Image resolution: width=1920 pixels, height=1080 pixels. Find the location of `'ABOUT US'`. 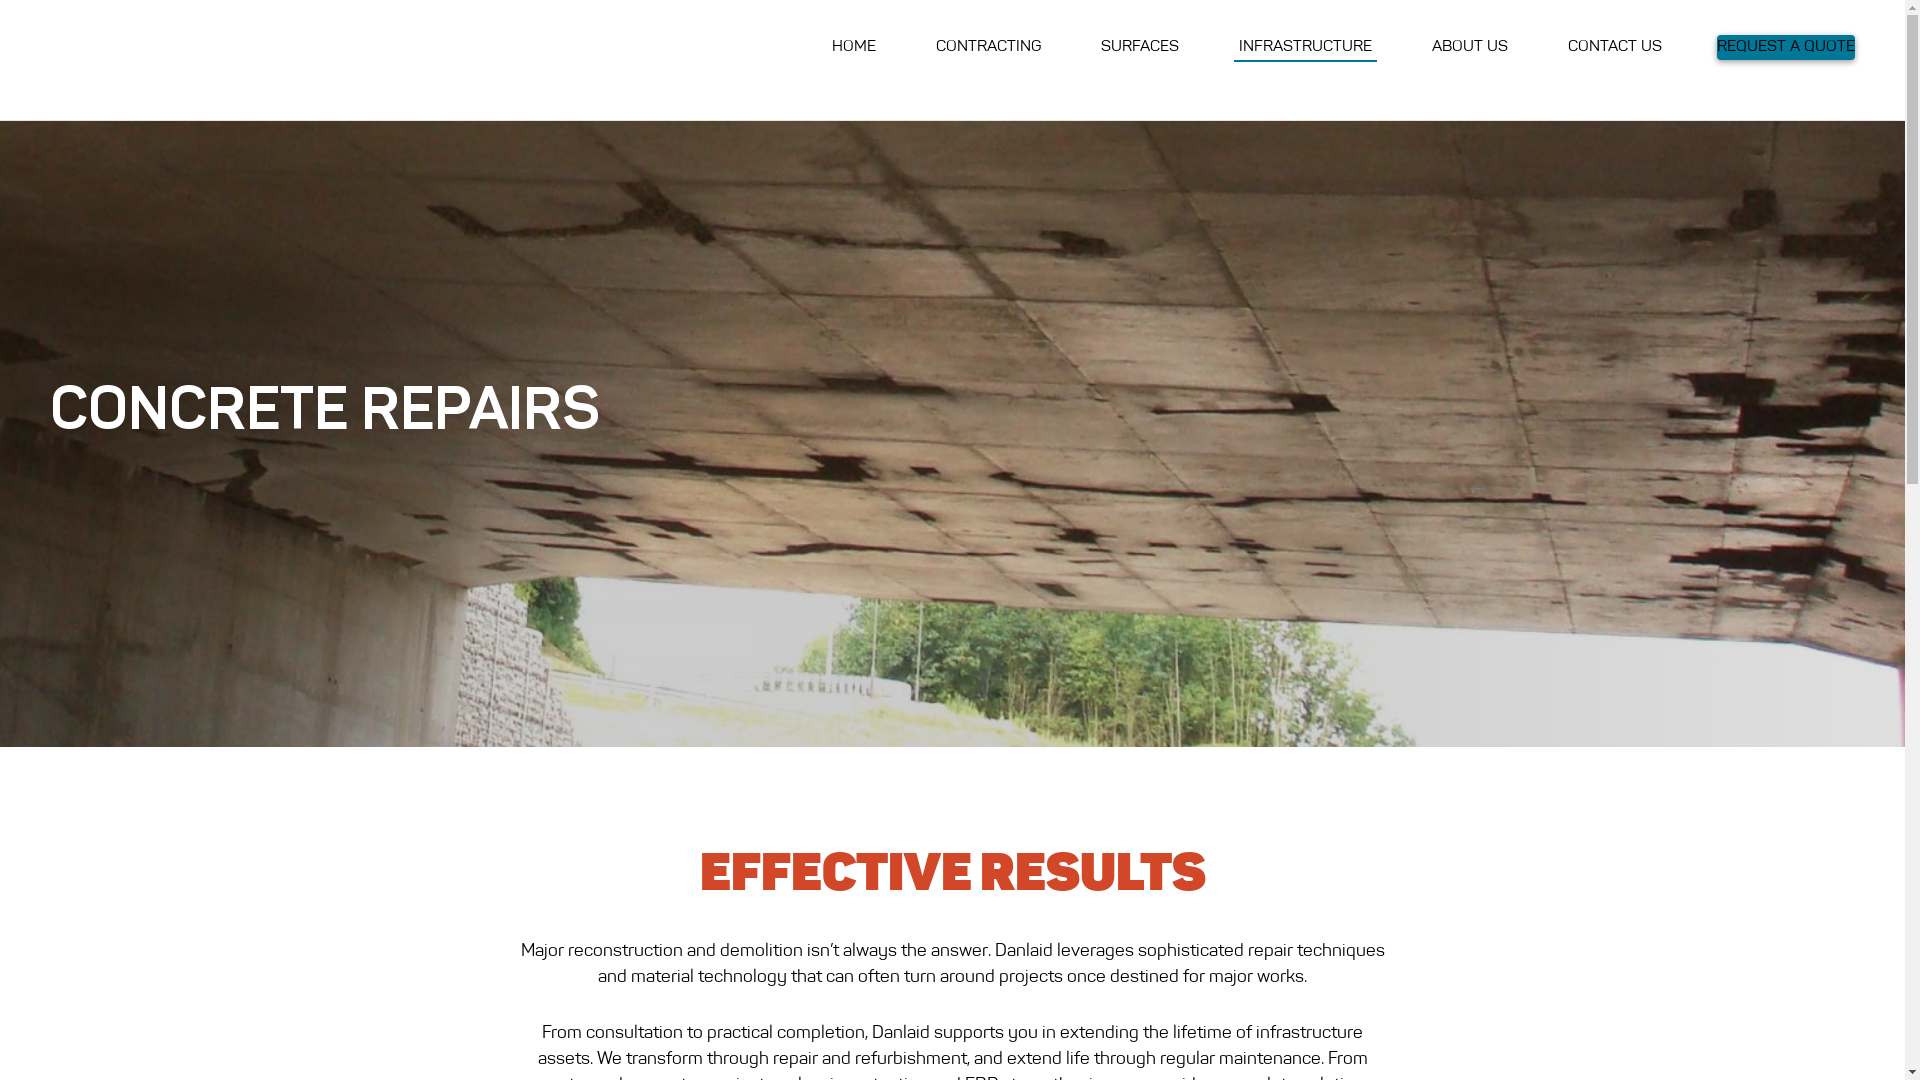

'ABOUT US' is located at coordinates (1469, 46).